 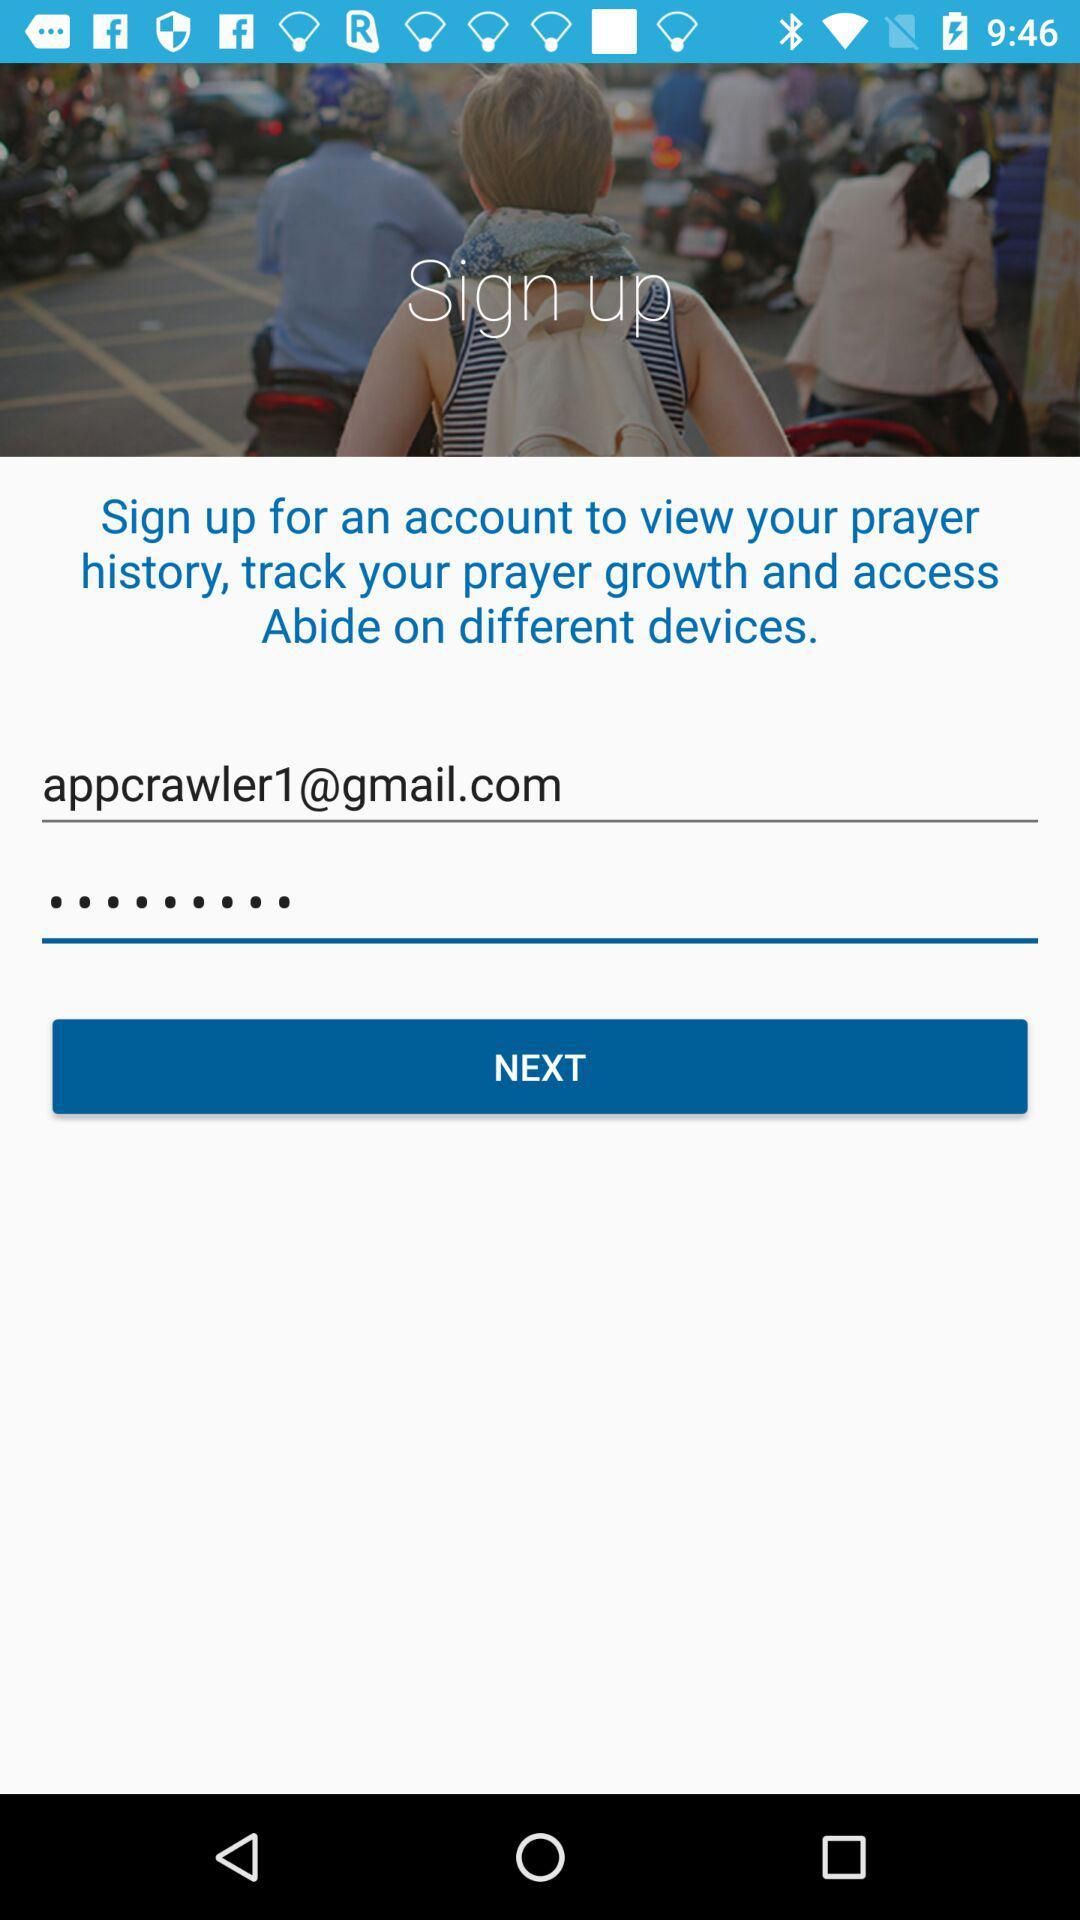 I want to click on item below sign up for icon, so click(x=540, y=782).